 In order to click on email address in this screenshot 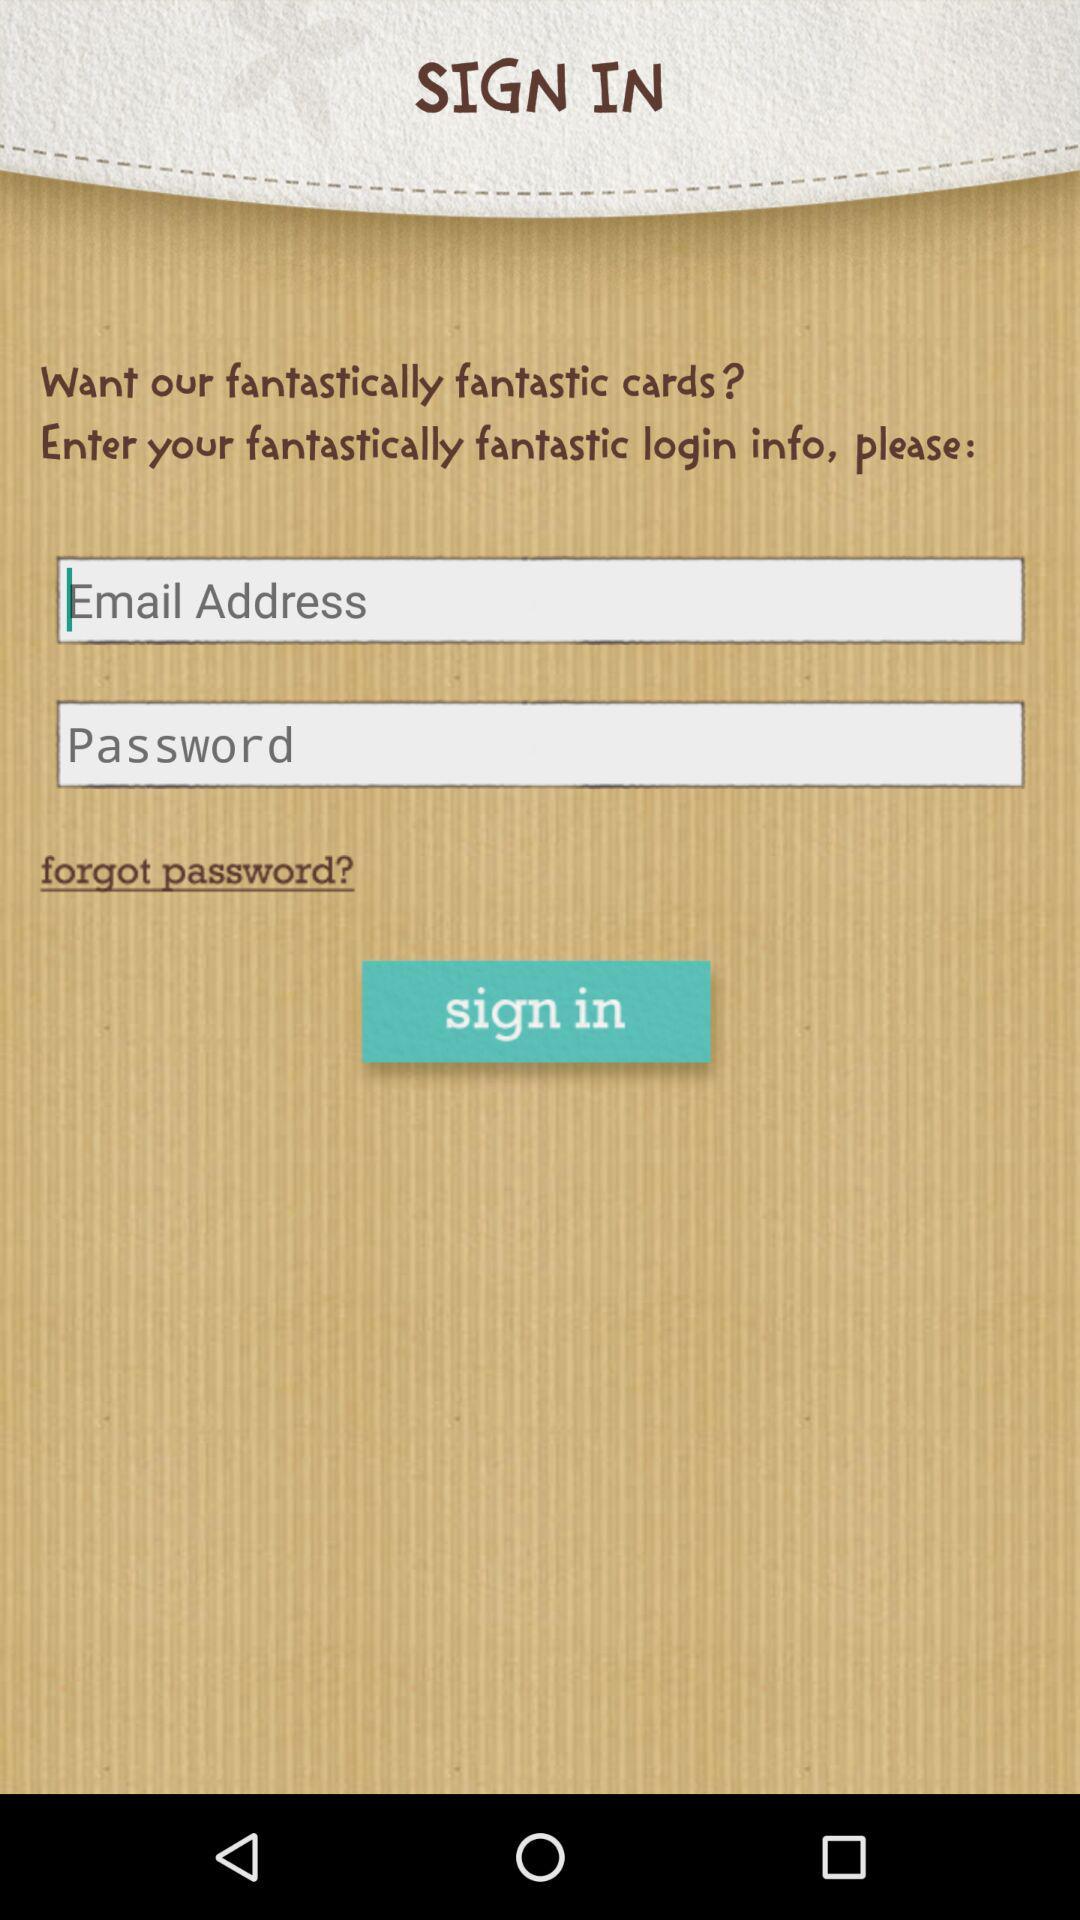, I will do `click(540, 598)`.